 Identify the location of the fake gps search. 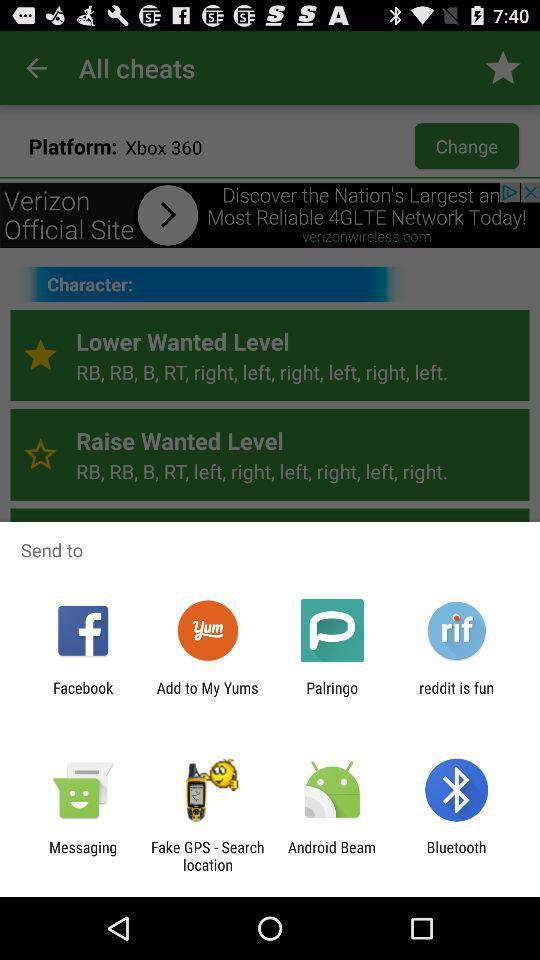
(206, 855).